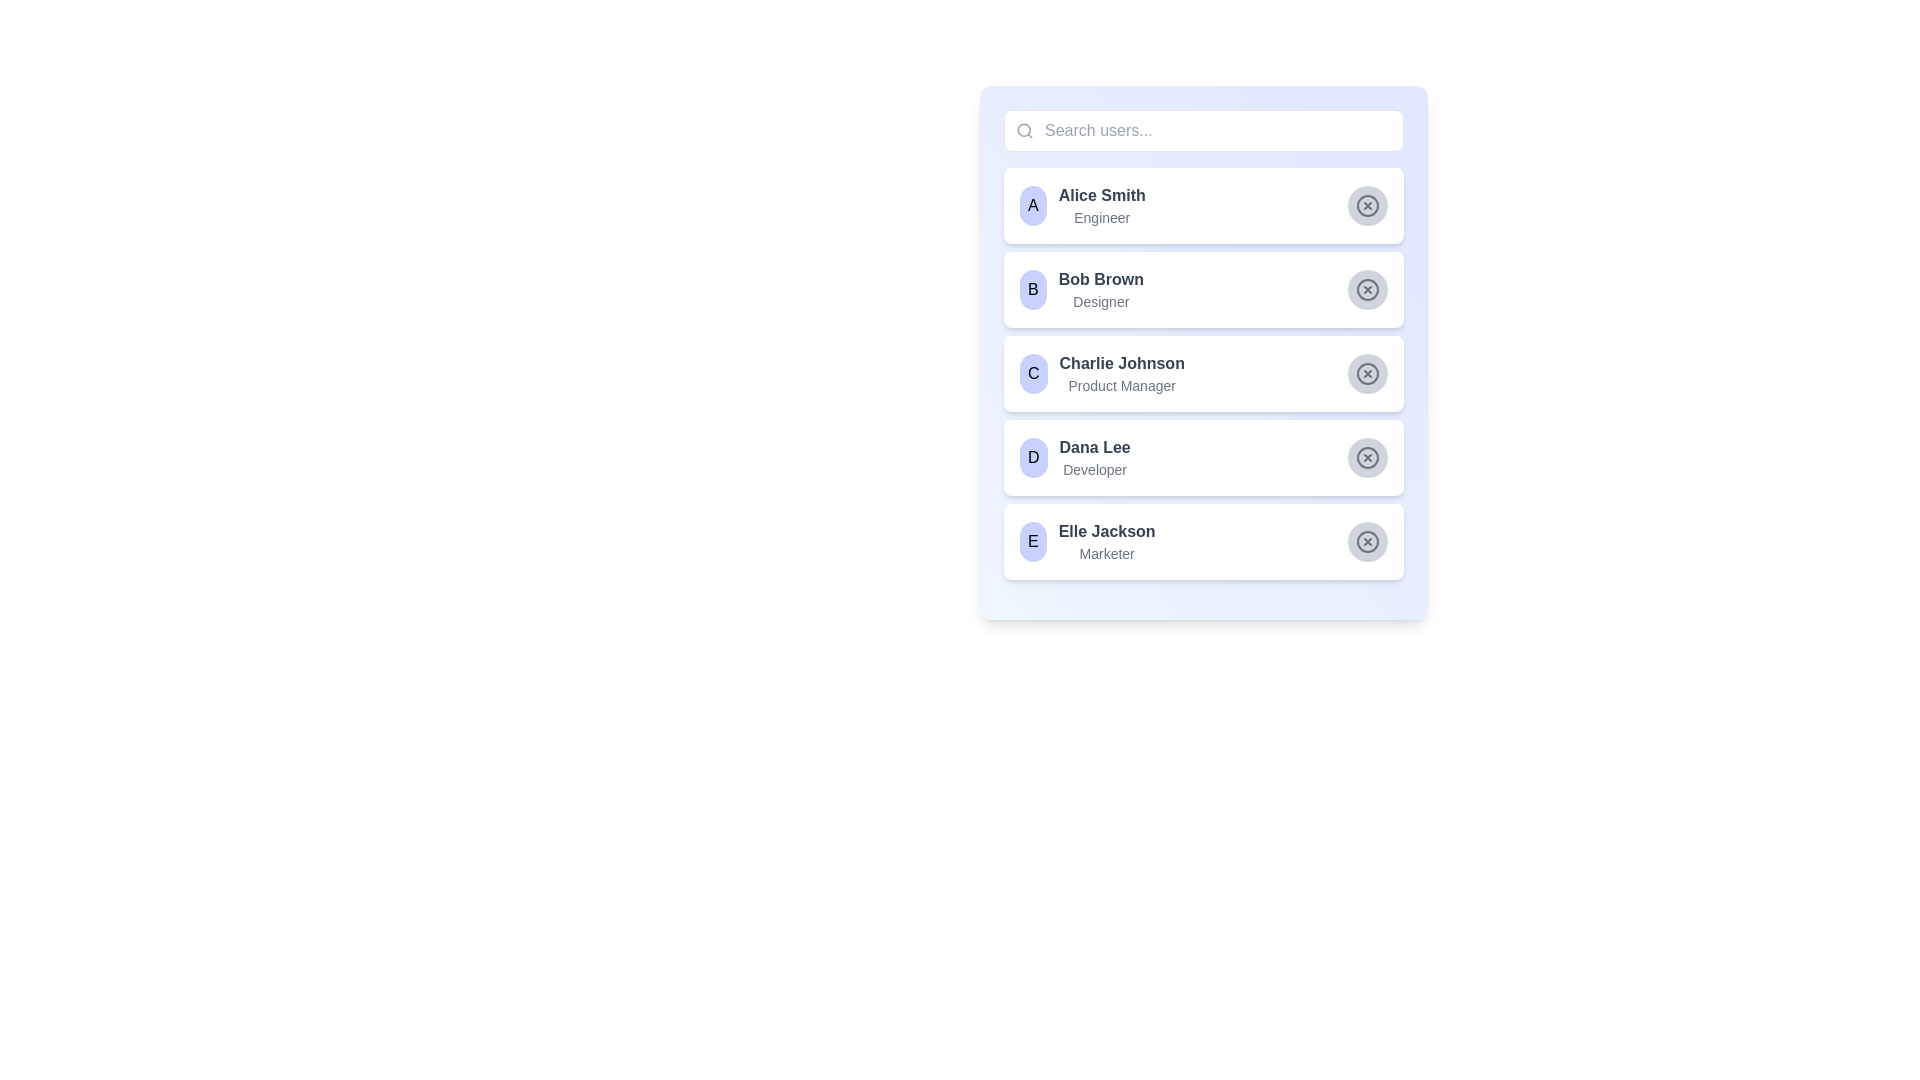 The width and height of the screenshot is (1920, 1080). What do you see at coordinates (1367, 205) in the screenshot?
I see `the button located on the far-right side of the item titled 'Alice Smith' in the first row of the list` at bounding box center [1367, 205].